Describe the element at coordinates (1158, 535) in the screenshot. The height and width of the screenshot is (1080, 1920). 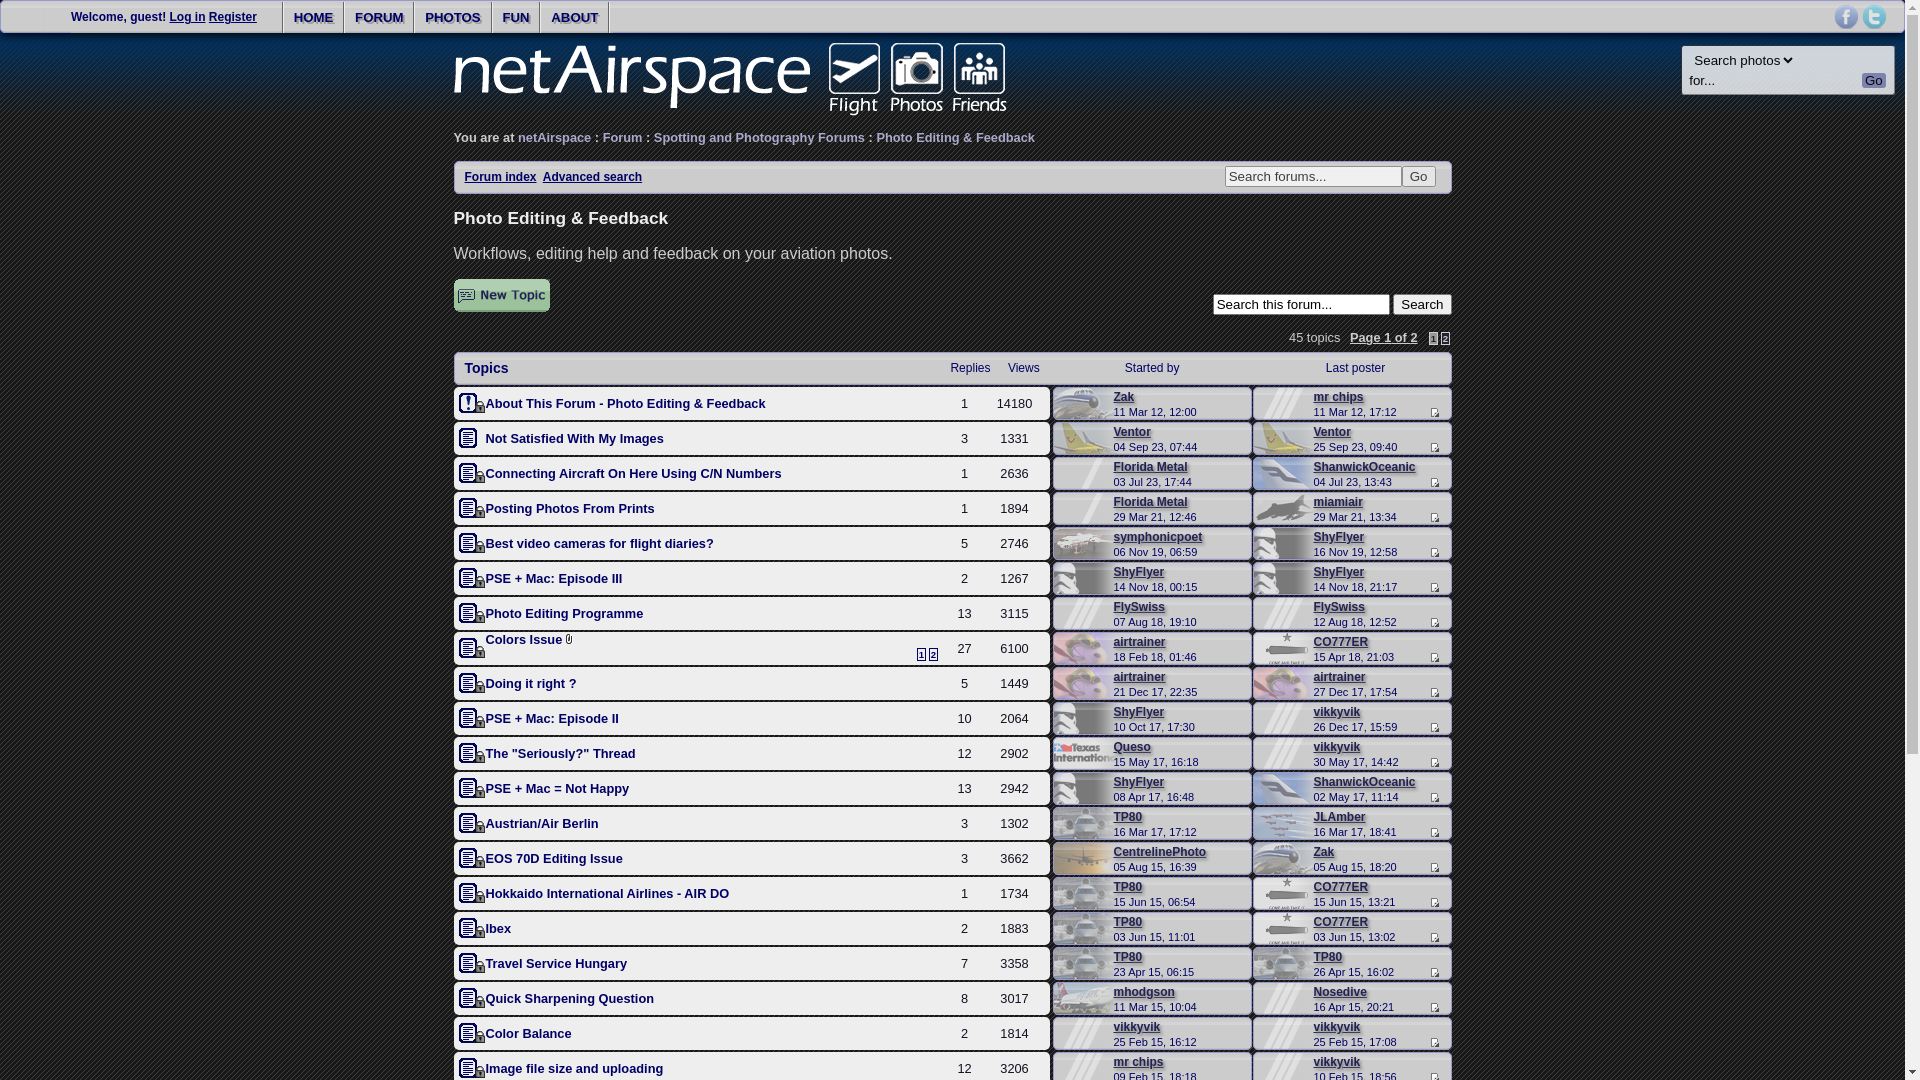
I see `'symphonicpoet'` at that location.